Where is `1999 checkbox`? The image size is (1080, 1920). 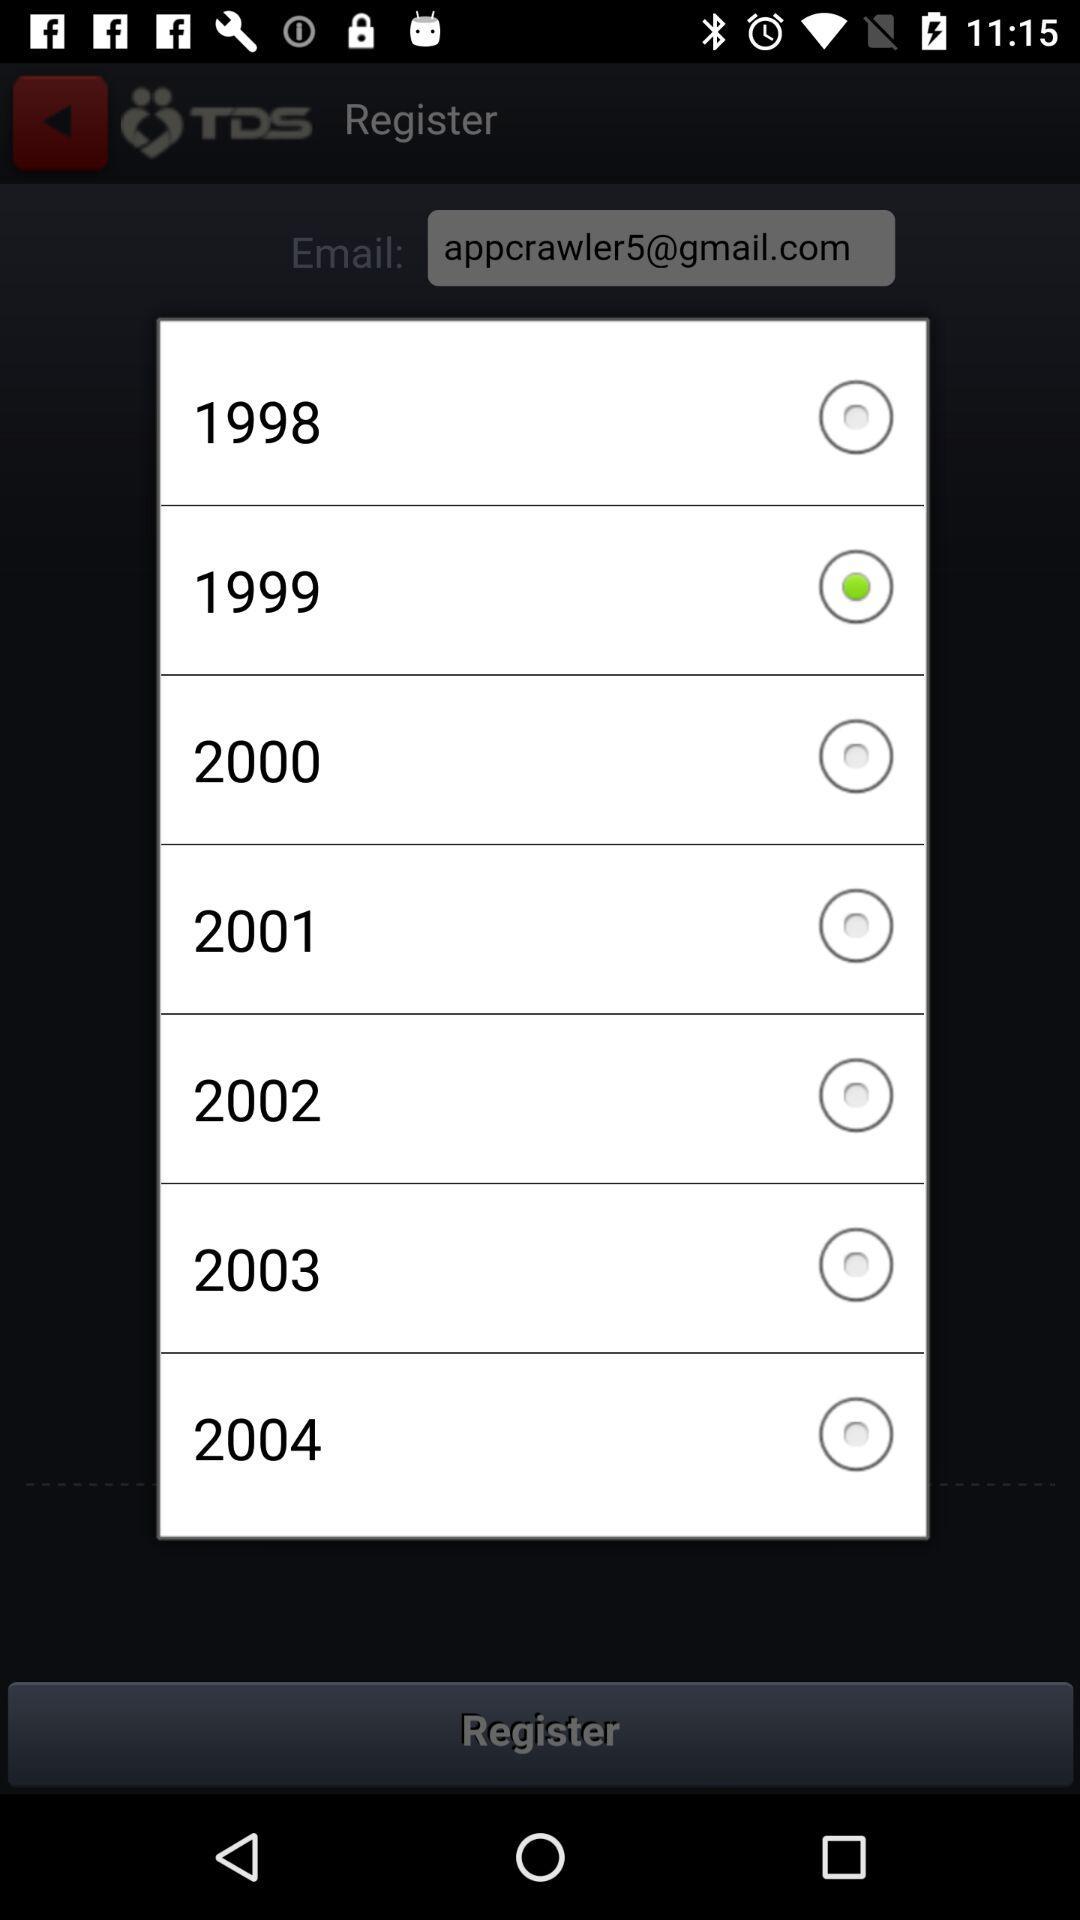 1999 checkbox is located at coordinates (542, 589).